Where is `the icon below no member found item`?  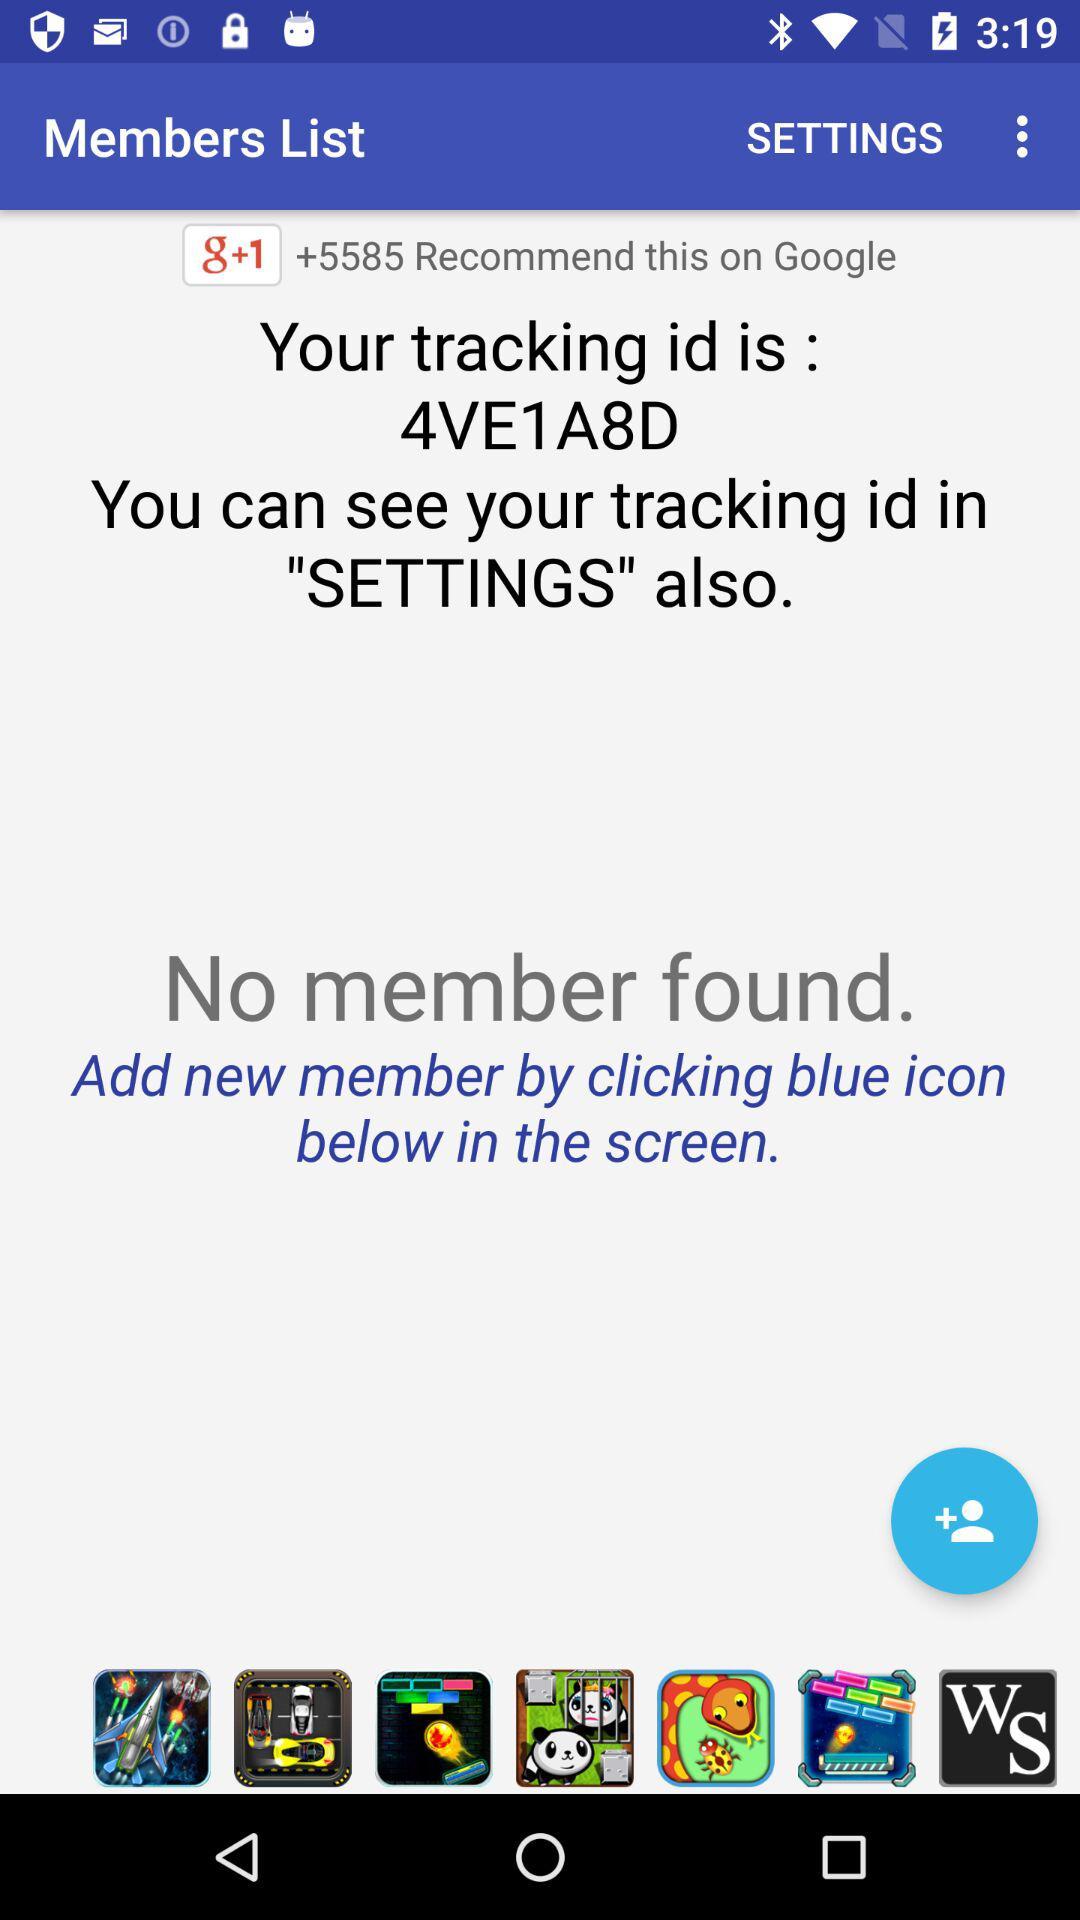
the icon below no member found item is located at coordinates (963, 1520).